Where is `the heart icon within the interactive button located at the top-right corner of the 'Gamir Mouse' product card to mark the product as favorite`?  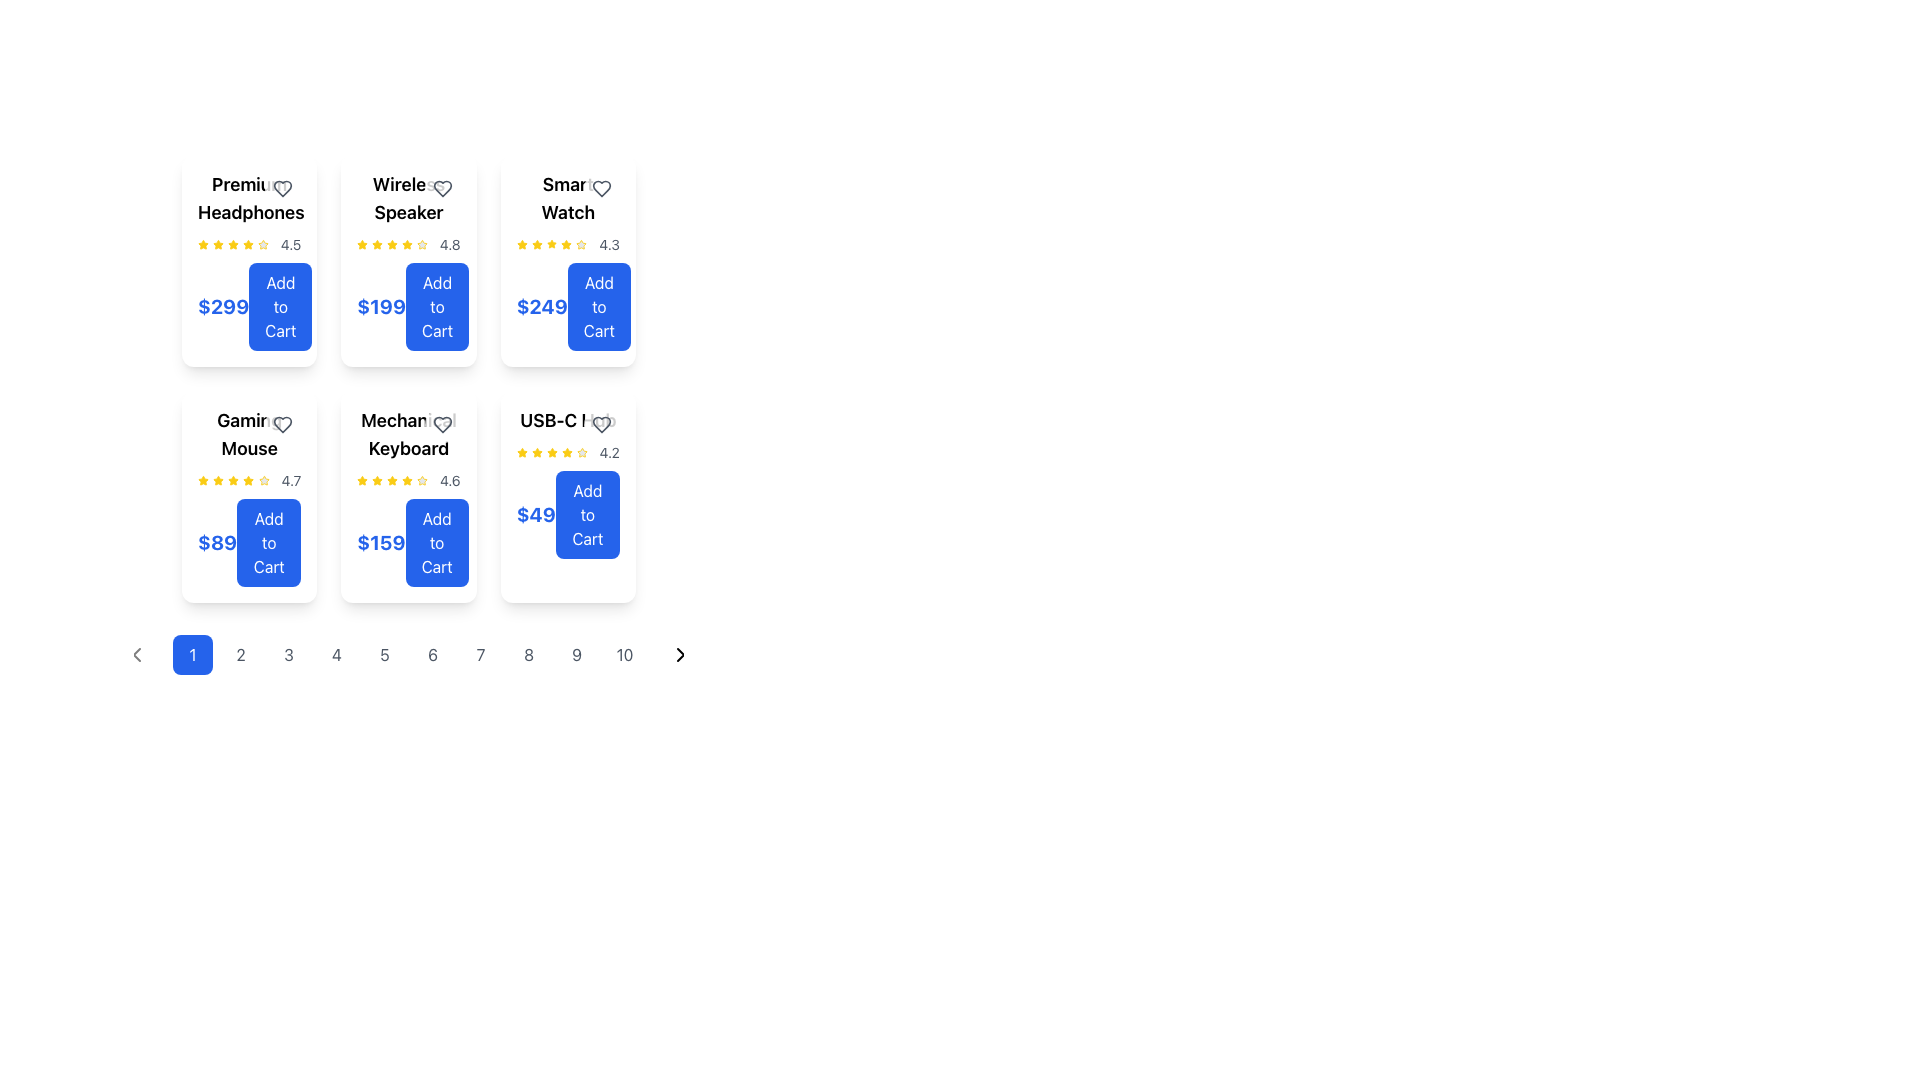
the heart icon within the interactive button located at the top-right corner of the 'Gamir Mouse' product card to mark the product as favorite is located at coordinates (282, 423).